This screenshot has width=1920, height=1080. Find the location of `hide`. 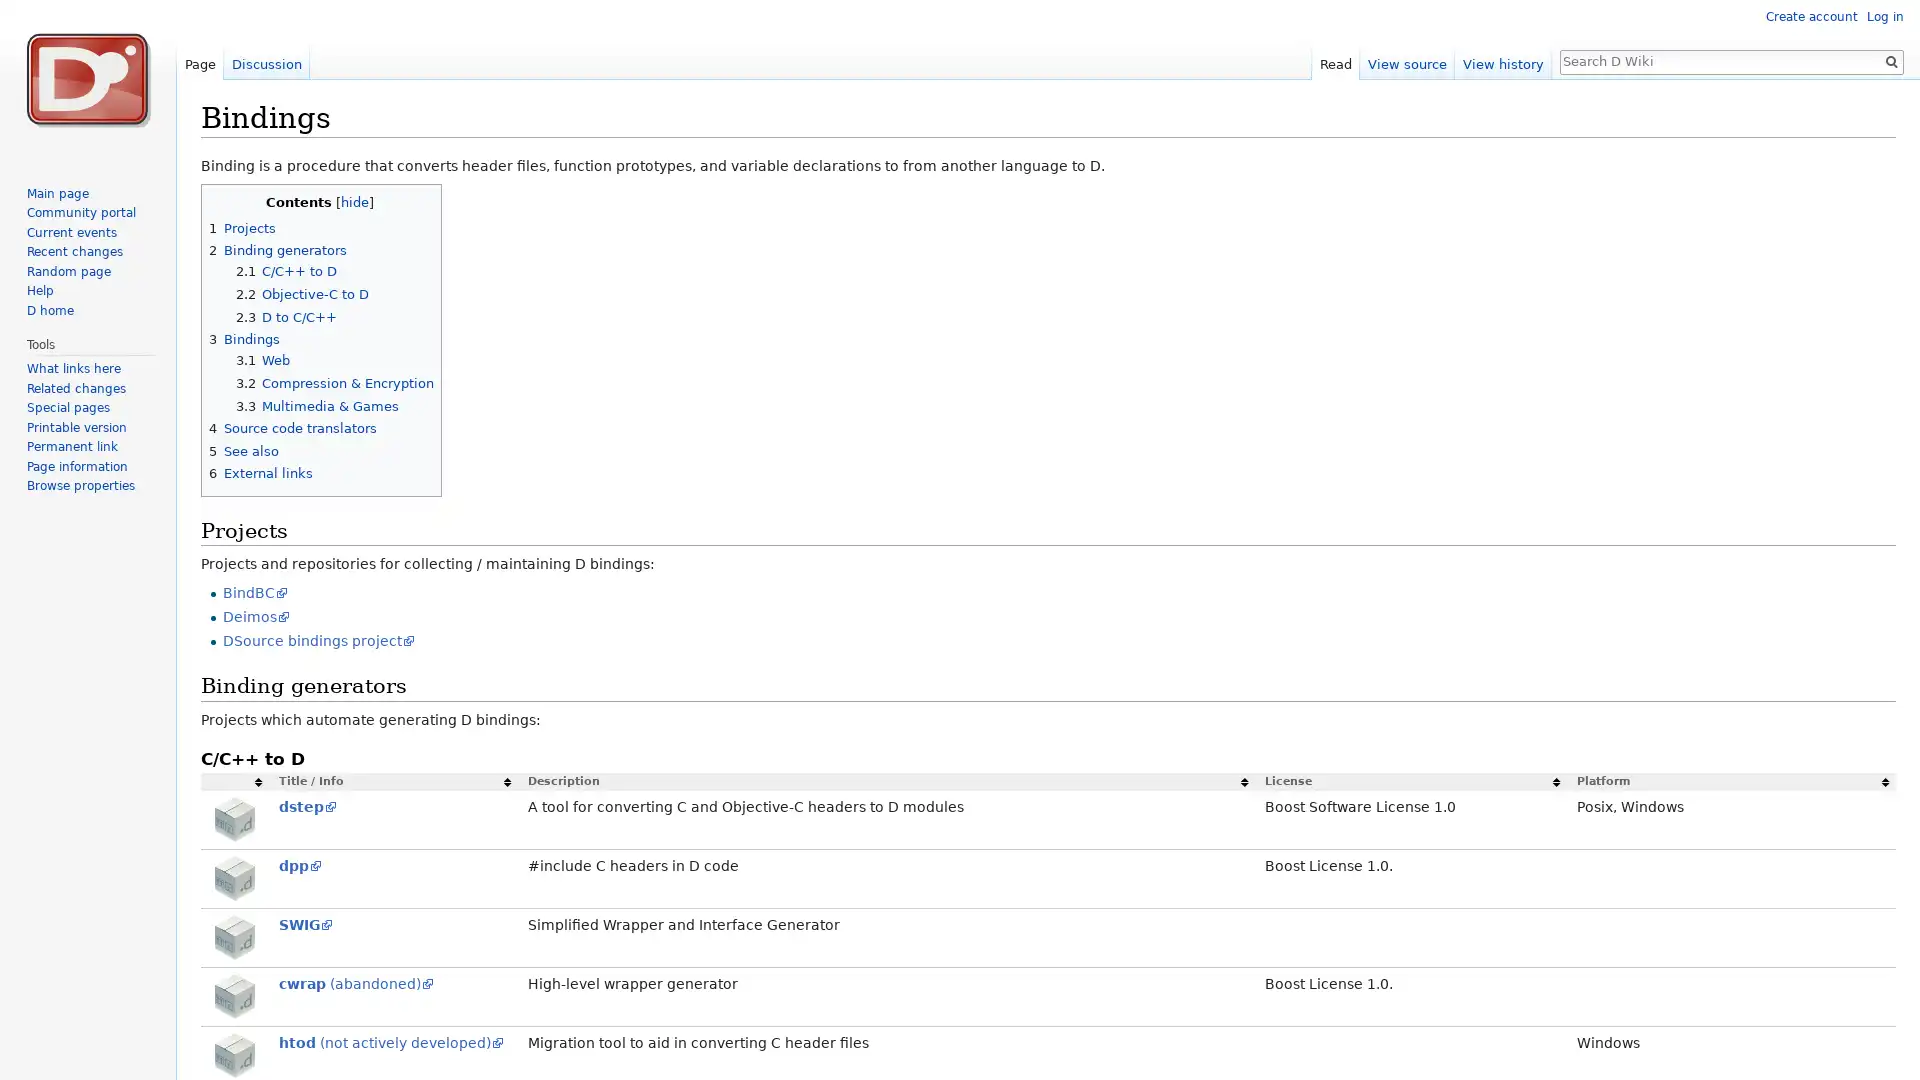

hide is located at coordinates (354, 202).